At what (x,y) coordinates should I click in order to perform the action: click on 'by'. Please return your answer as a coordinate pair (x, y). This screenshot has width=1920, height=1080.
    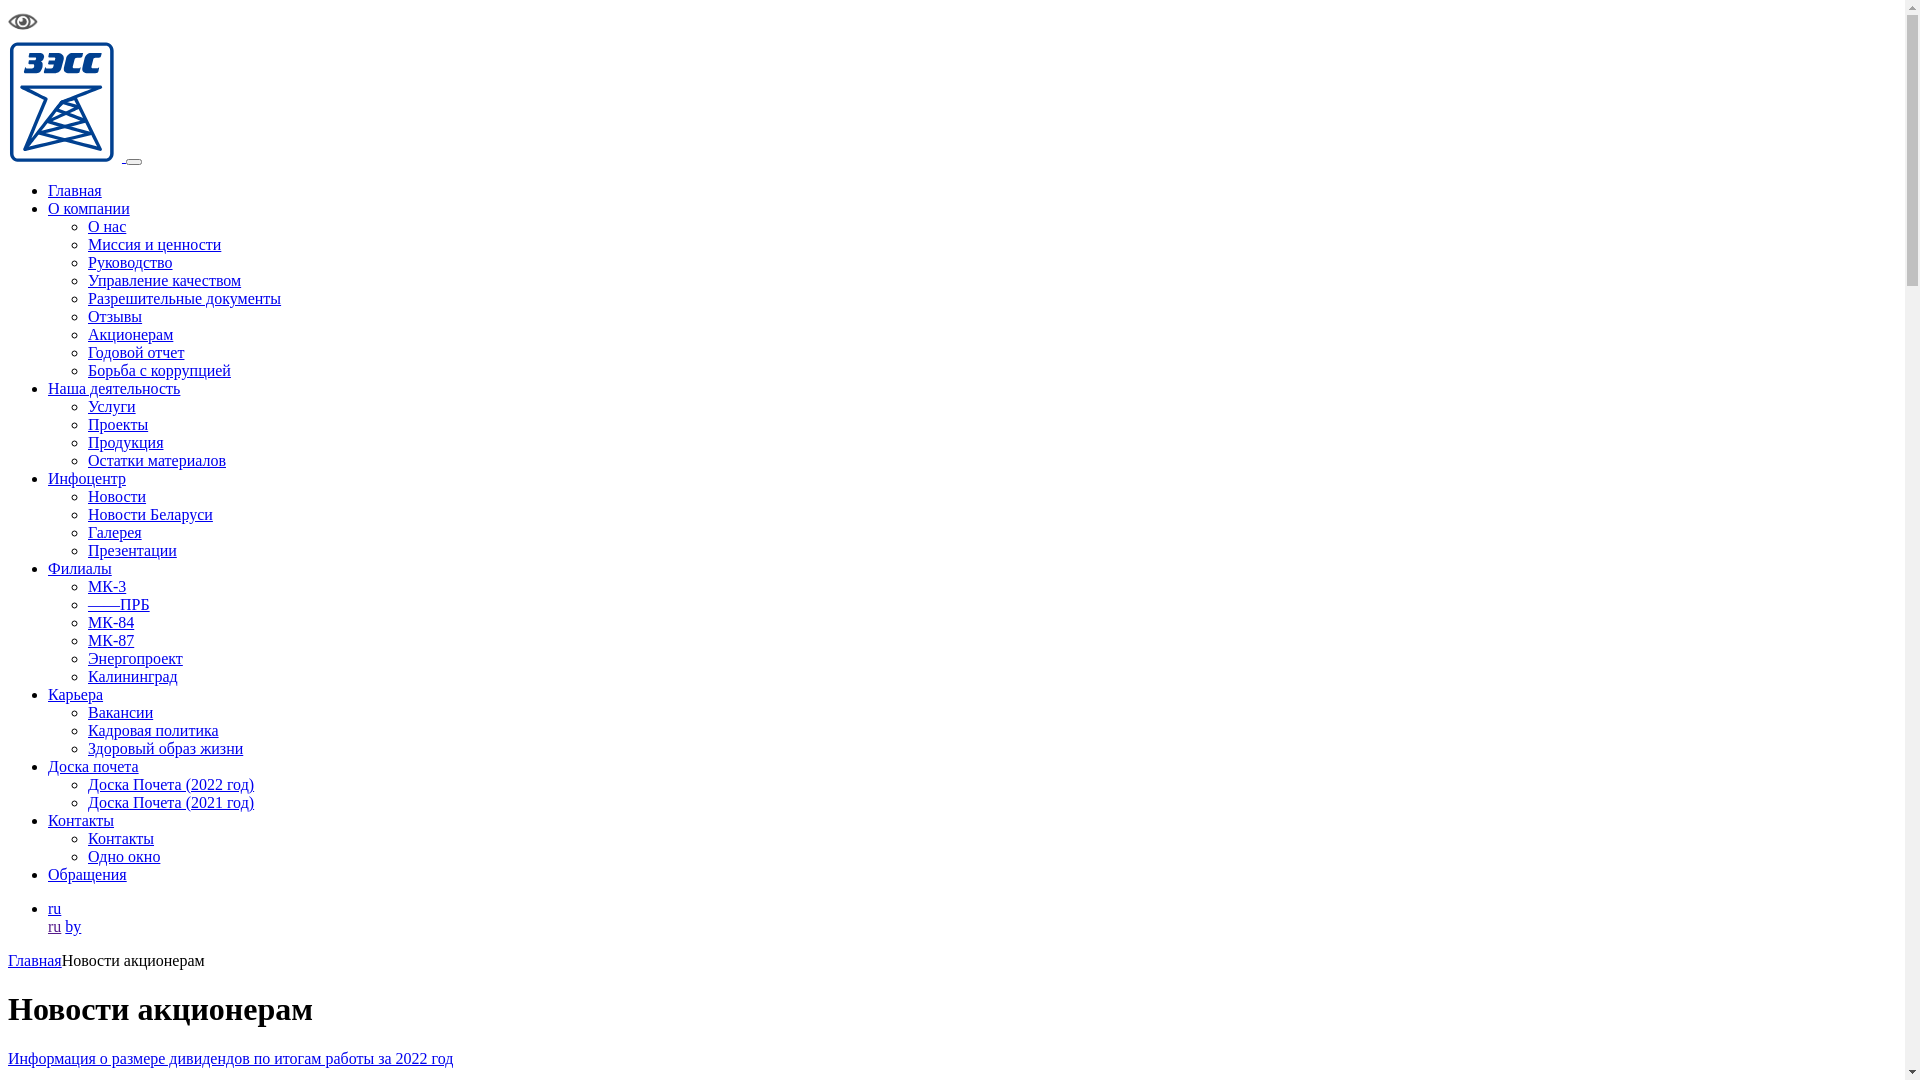
    Looking at the image, I should click on (72, 926).